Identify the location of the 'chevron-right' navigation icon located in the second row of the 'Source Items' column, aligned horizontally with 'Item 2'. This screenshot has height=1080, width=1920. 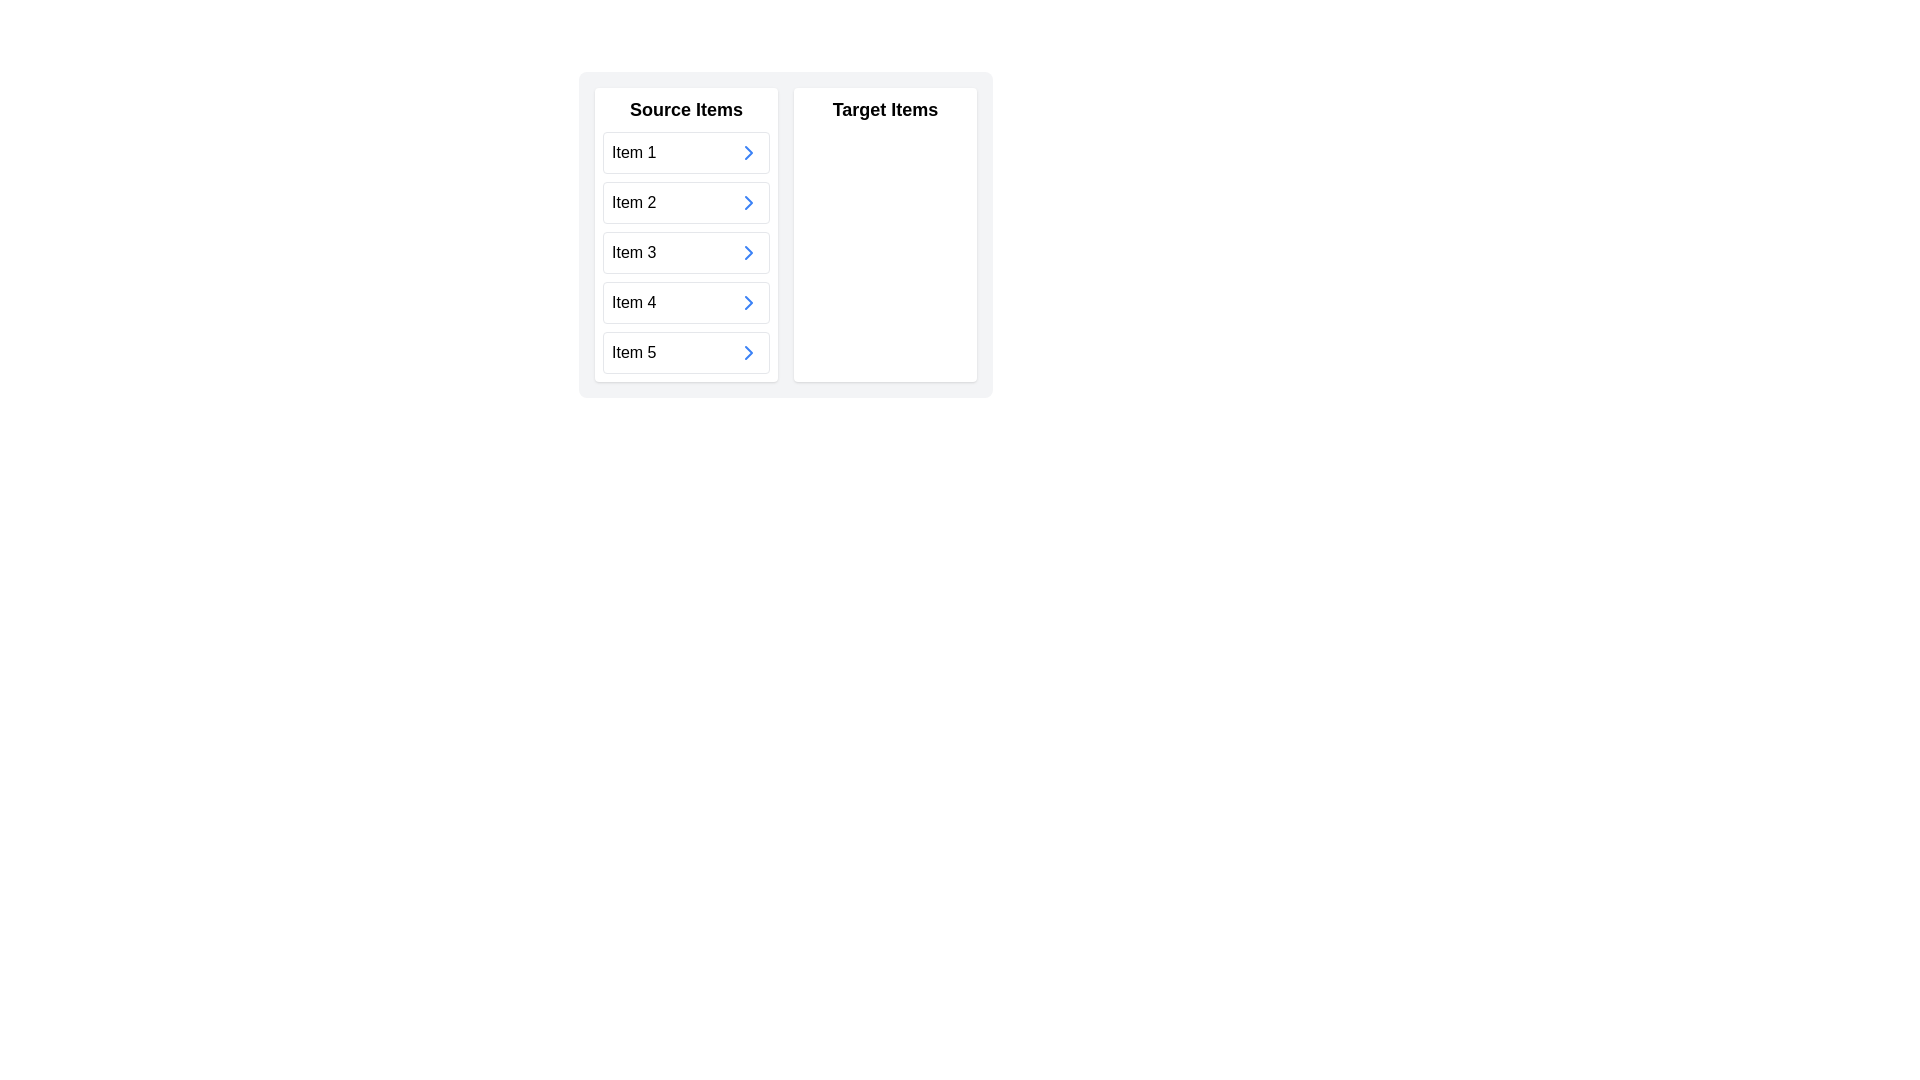
(747, 203).